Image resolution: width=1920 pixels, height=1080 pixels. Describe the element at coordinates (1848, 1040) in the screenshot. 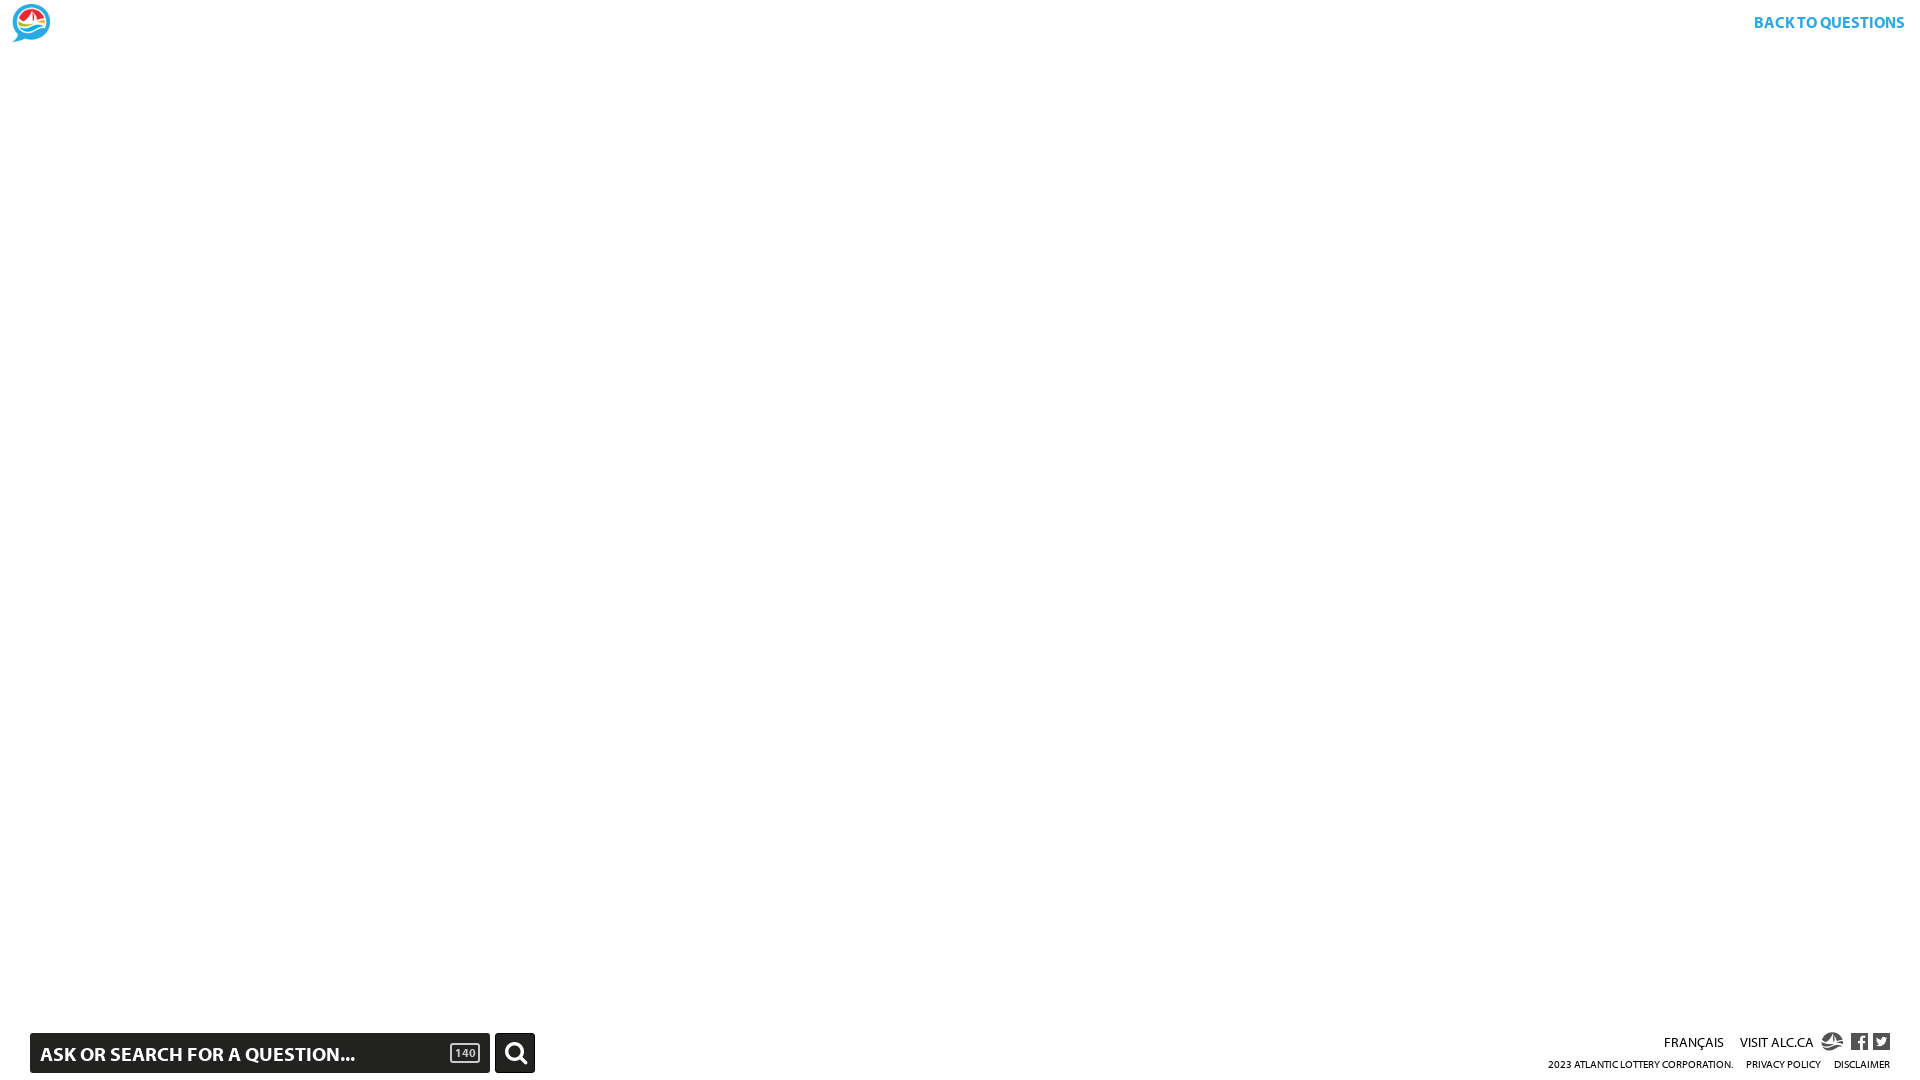

I see `'ALC FACEBOOK'` at that location.